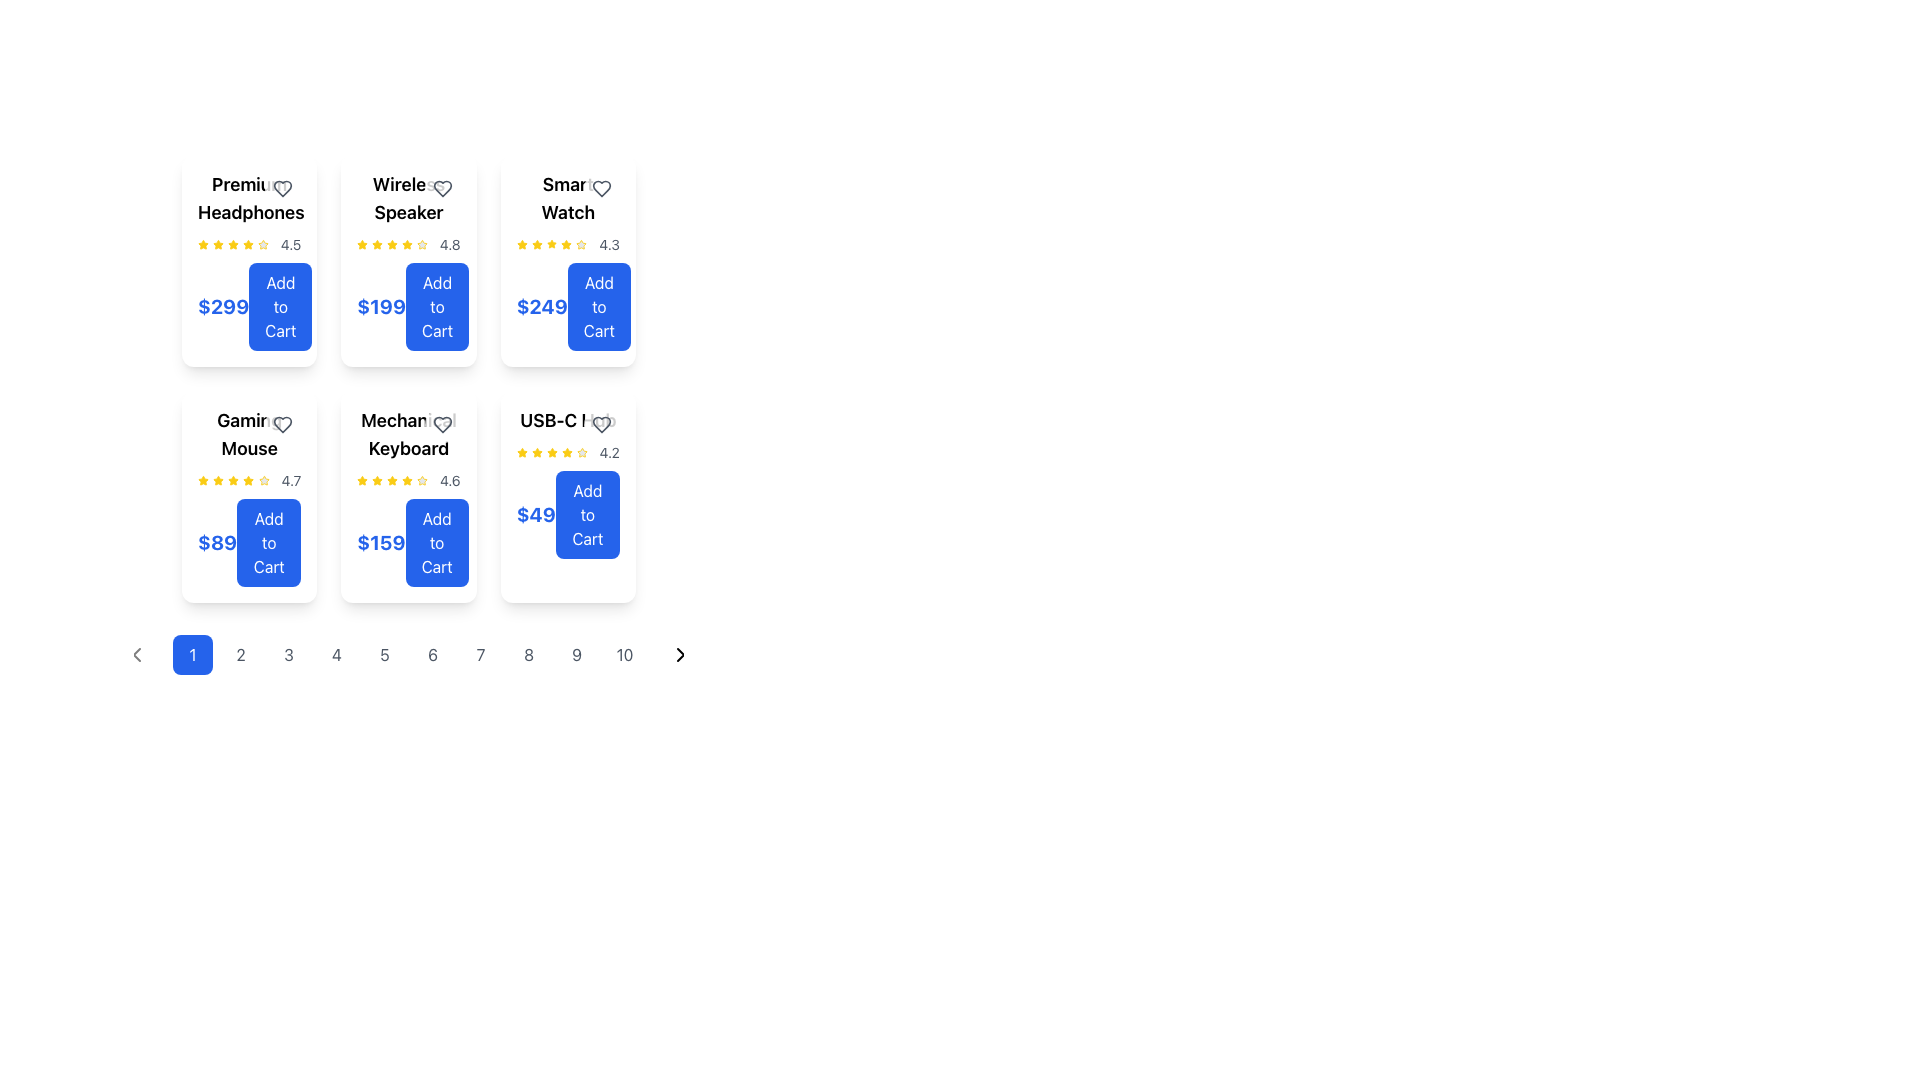 Image resolution: width=1920 pixels, height=1080 pixels. I want to click on price displayed in the static text label showing '$299' in blue, bold, large text, located in the top left corner of the product card for 'Premium Headphones', so click(223, 307).